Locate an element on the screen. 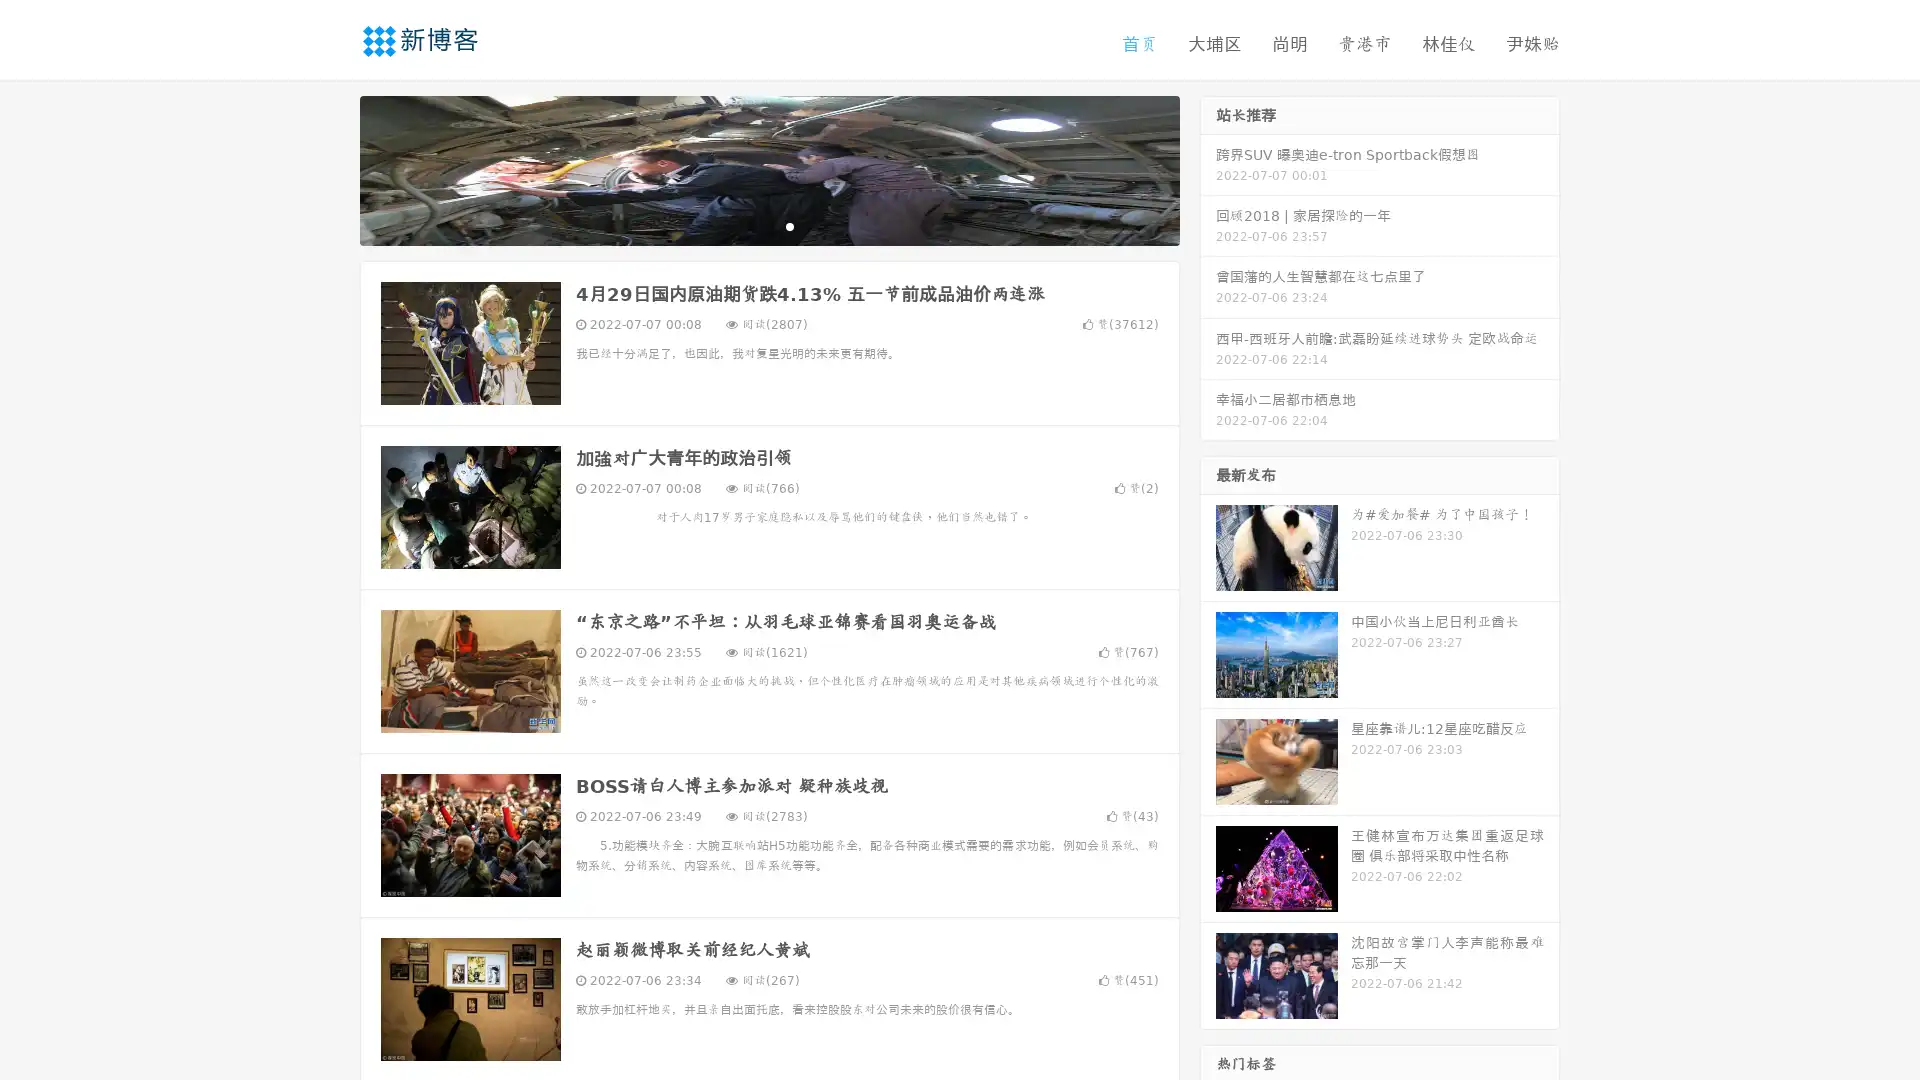  Go to slide 1 is located at coordinates (748, 225).